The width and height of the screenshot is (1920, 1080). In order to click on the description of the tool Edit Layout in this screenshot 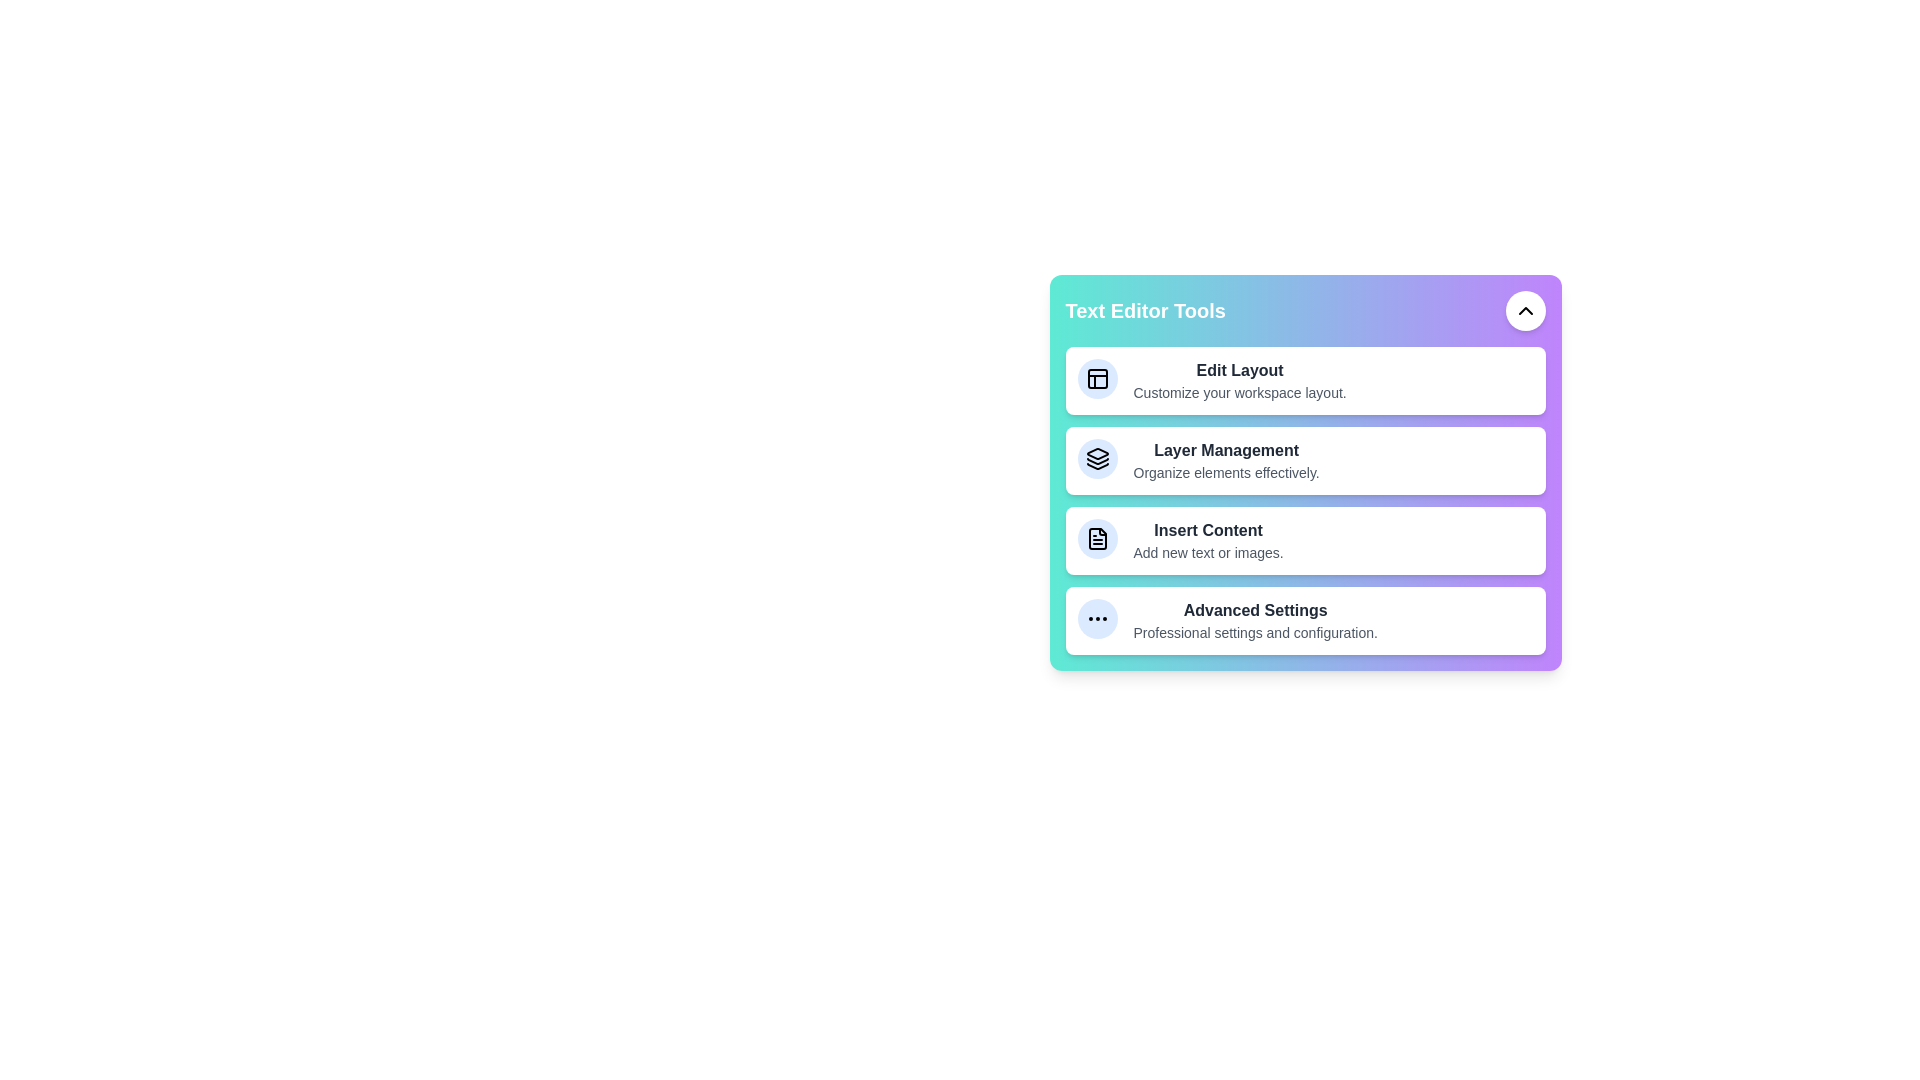, I will do `click(1200, 358)`.